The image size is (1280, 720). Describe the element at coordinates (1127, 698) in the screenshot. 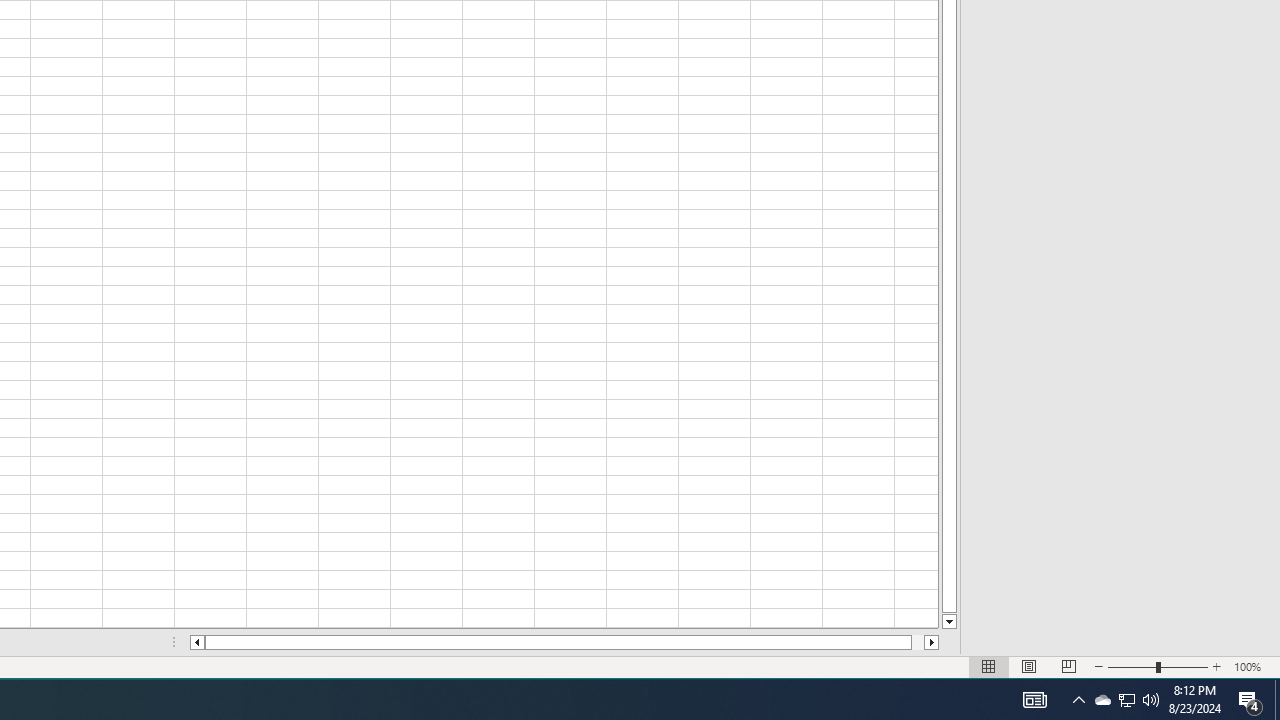

I see `'Notification Chevron'` at that location.